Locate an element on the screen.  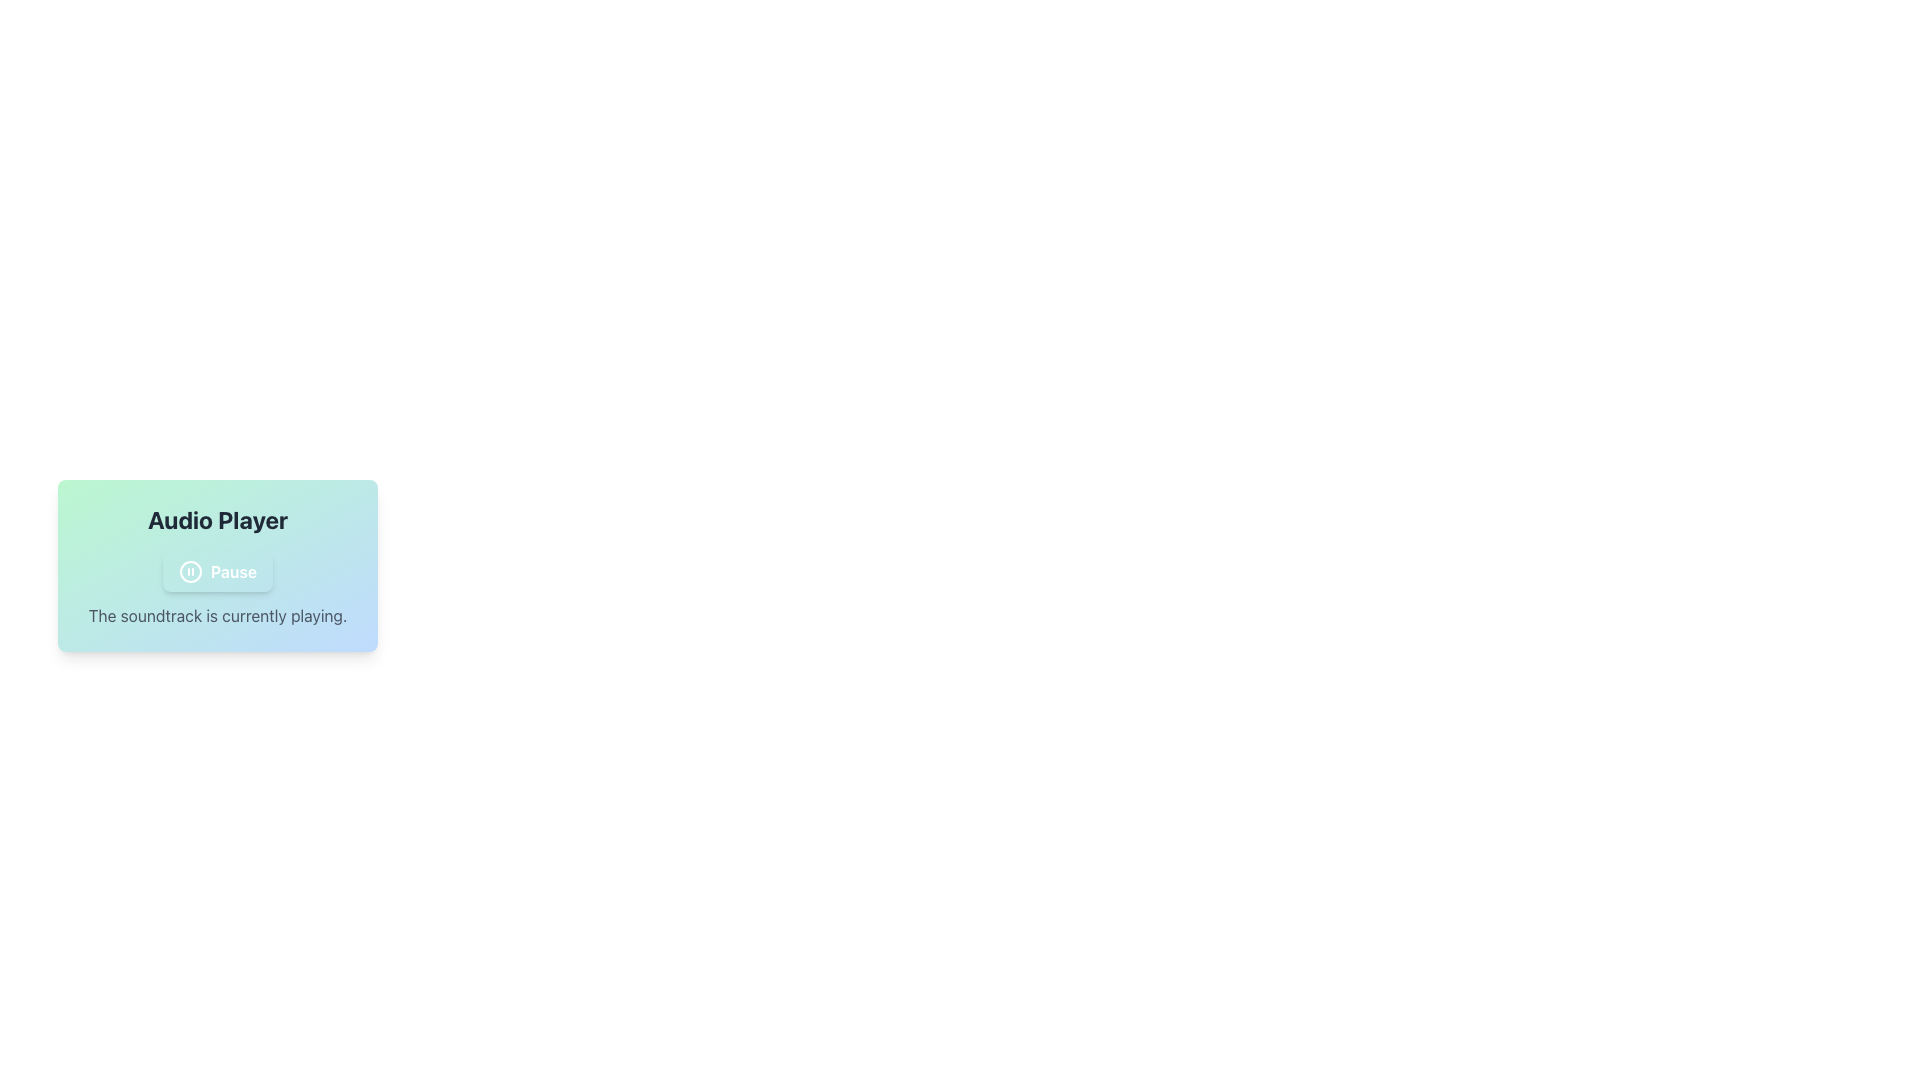
the playback toggle button in the audio player interface, which is indicated by its red background when active and green when paused, positioned below the 'Audio Player' header and above the description text is located at coordinates (217, 571).